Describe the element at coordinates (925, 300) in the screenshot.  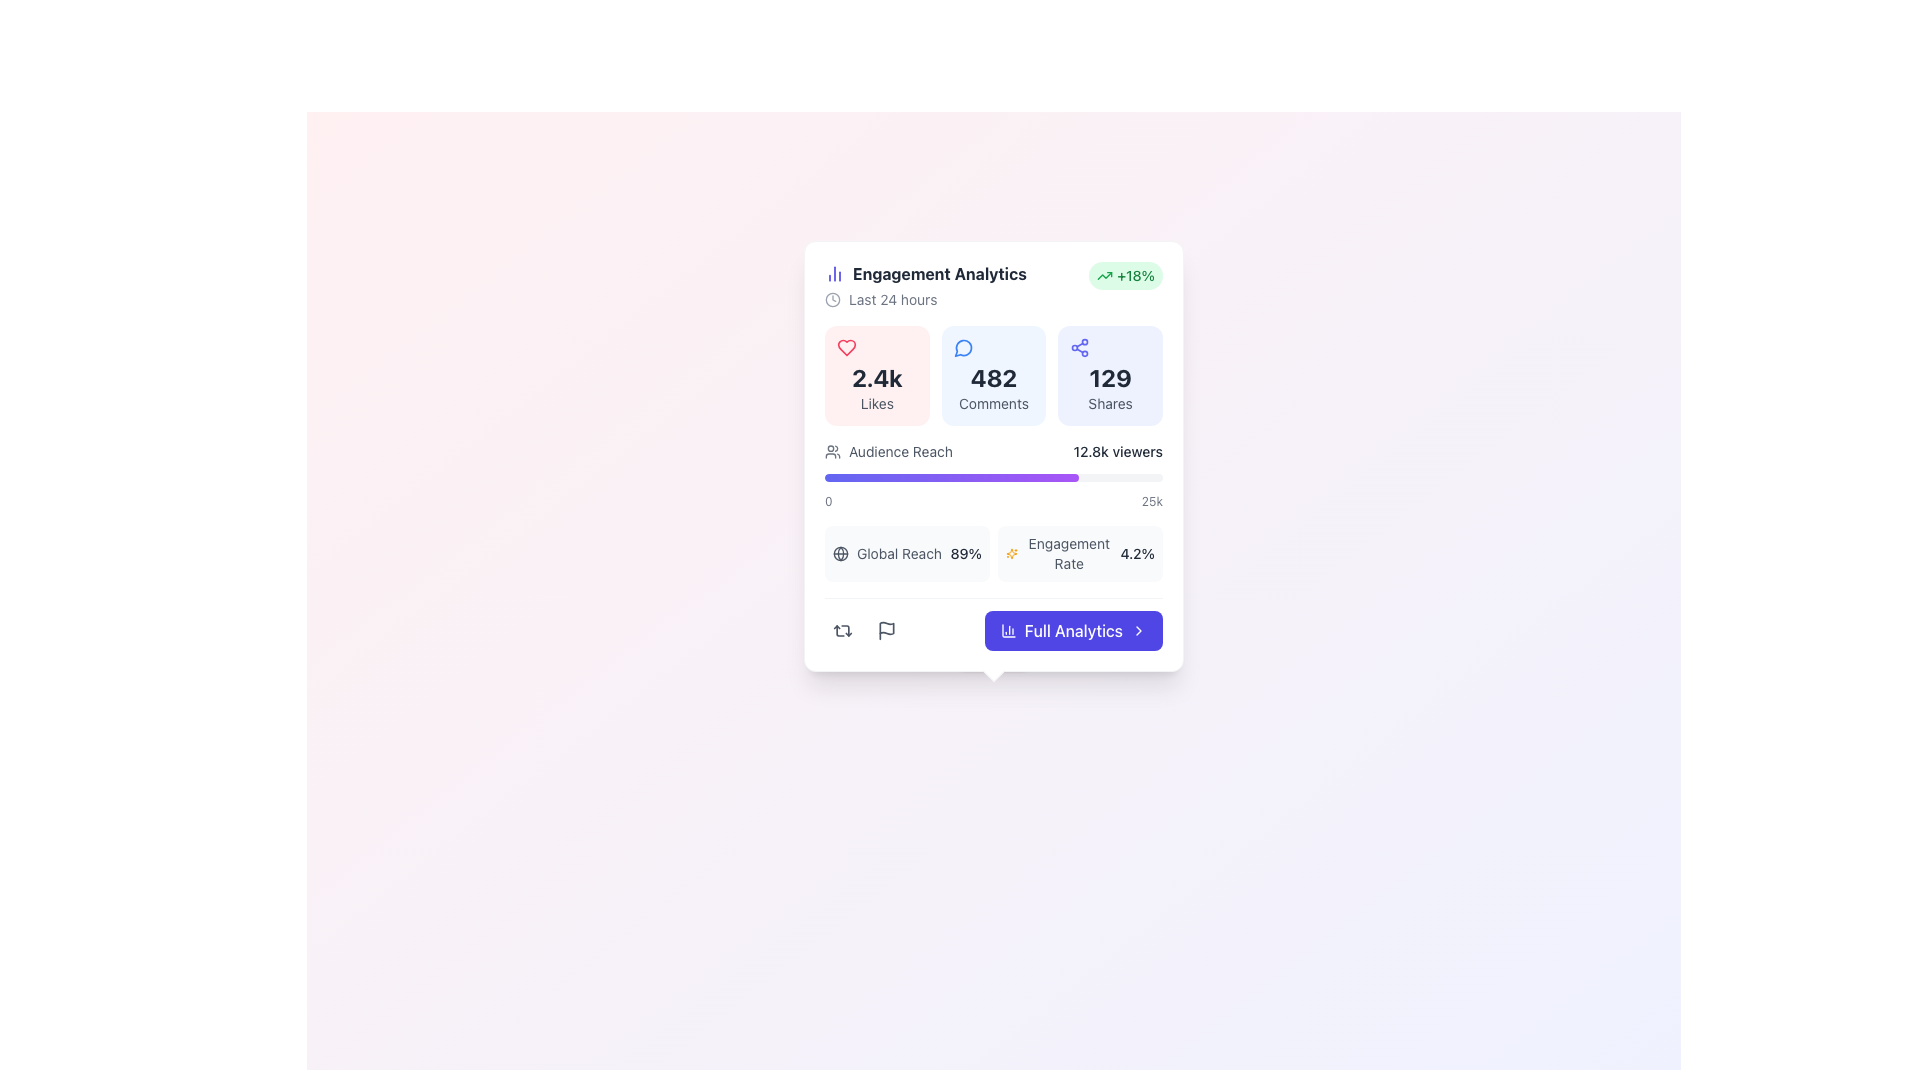
I see `the time clarification label located below the 'Engagement Analytics' header, which indicates data from the last 24 hours` at that location.